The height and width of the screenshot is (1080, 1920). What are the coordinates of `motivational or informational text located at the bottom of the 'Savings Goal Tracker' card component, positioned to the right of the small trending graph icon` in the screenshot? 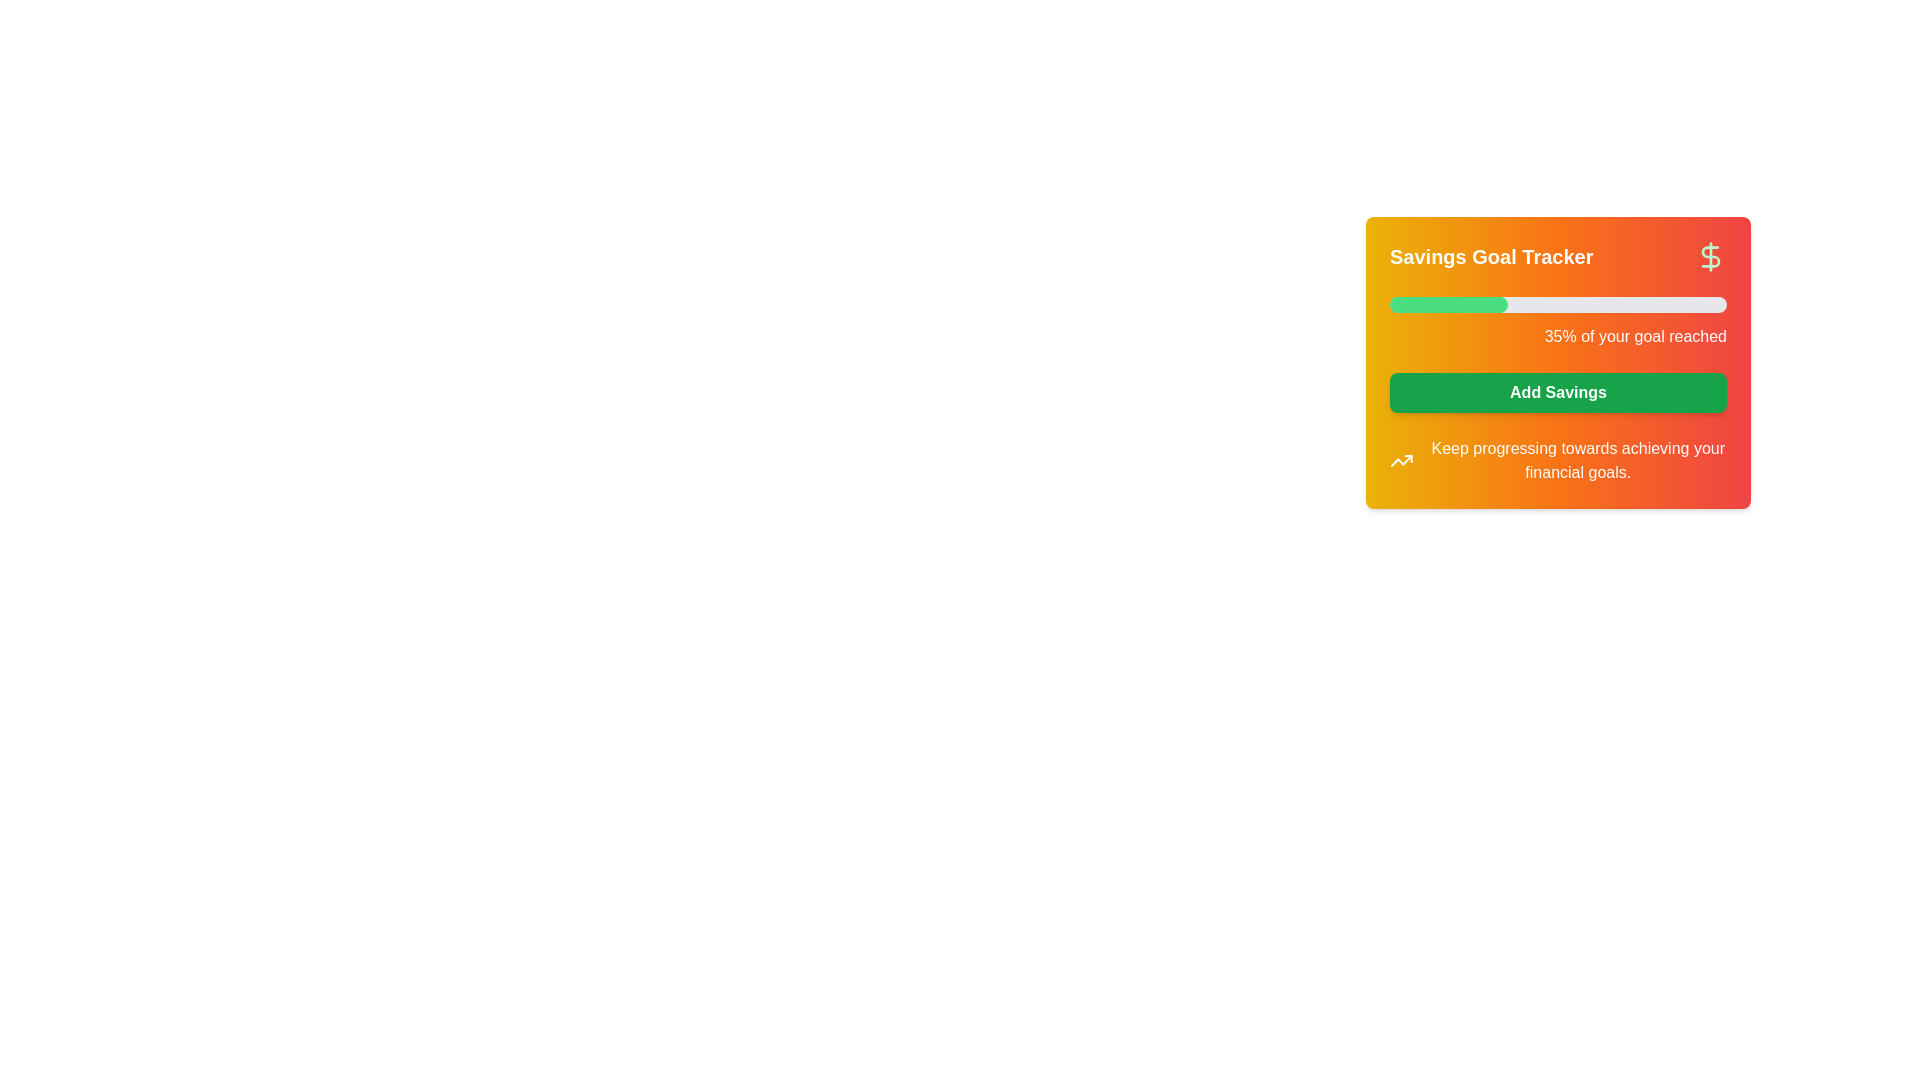 It's located at (1577, 461).